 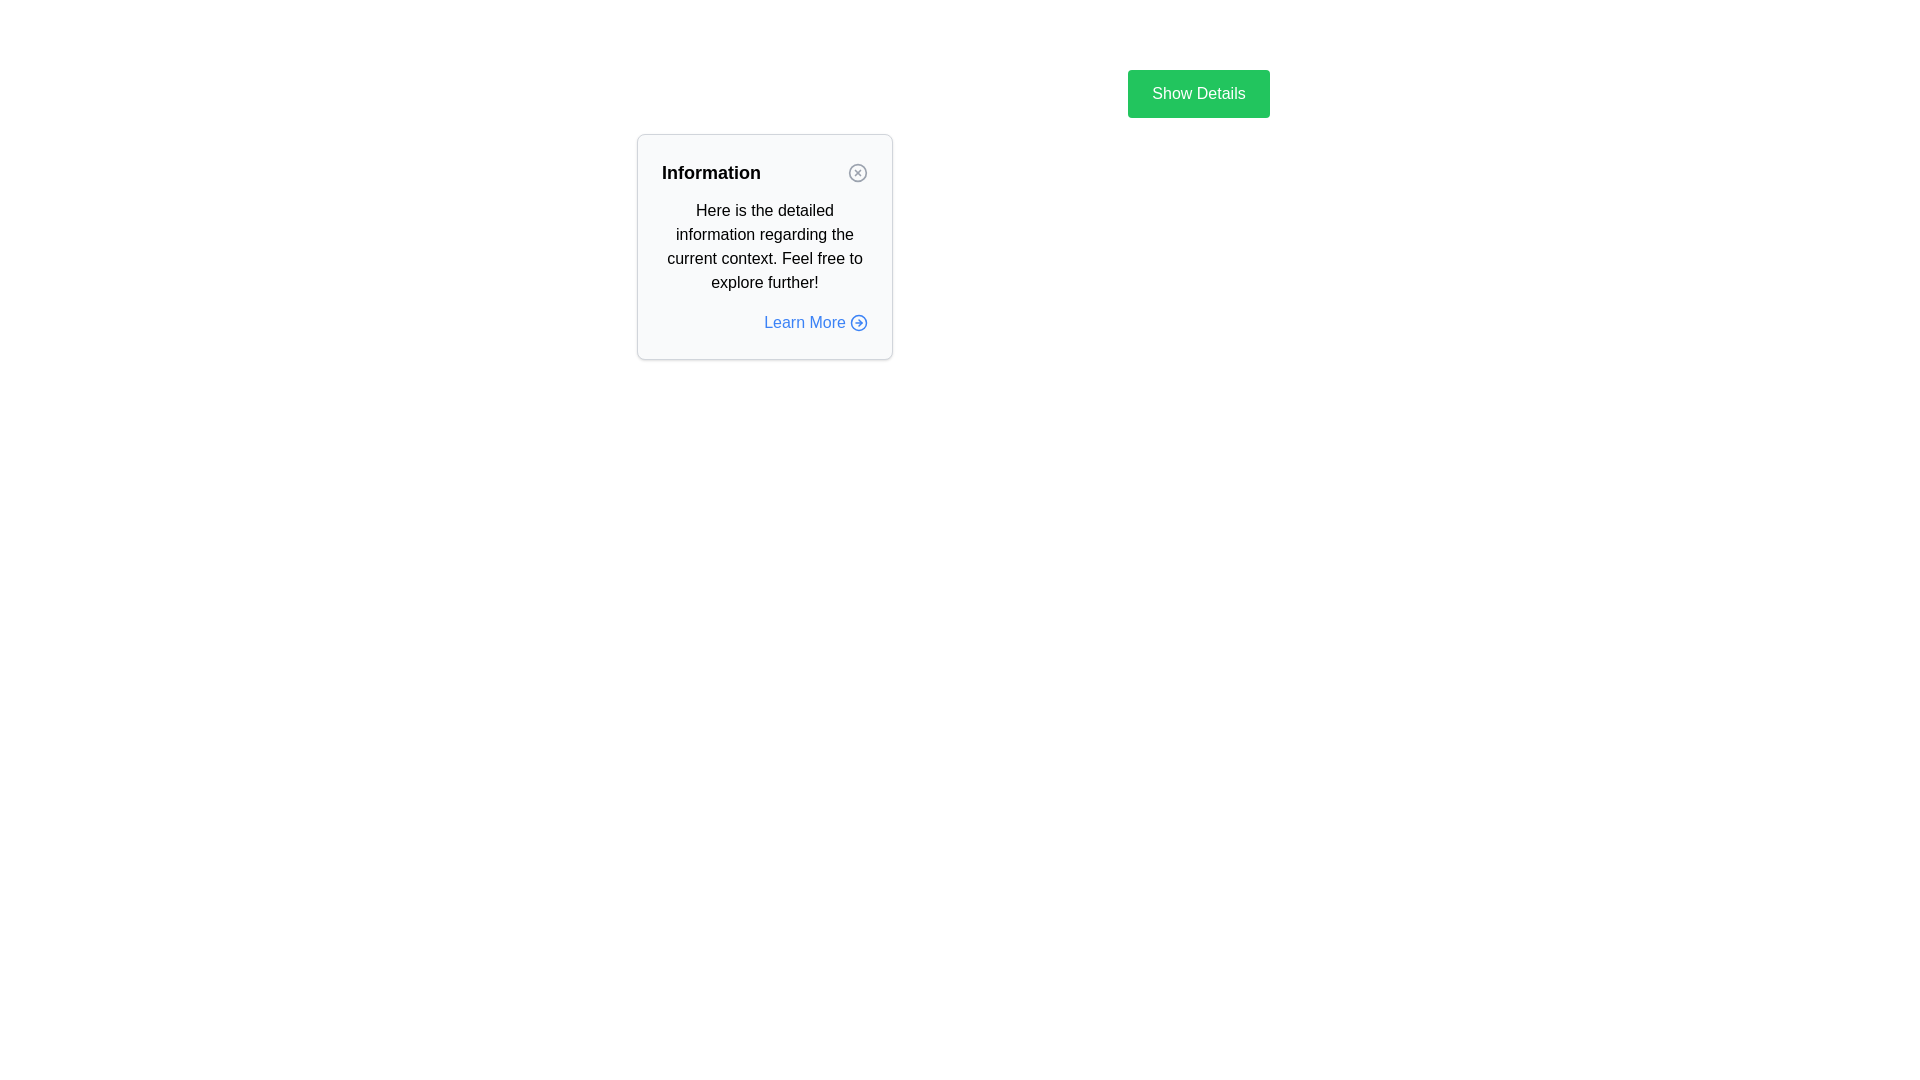 I want to click on the close button located at the top-right corner of the 'Information' section, next to the title 'Information', so click(x=858, y=172).